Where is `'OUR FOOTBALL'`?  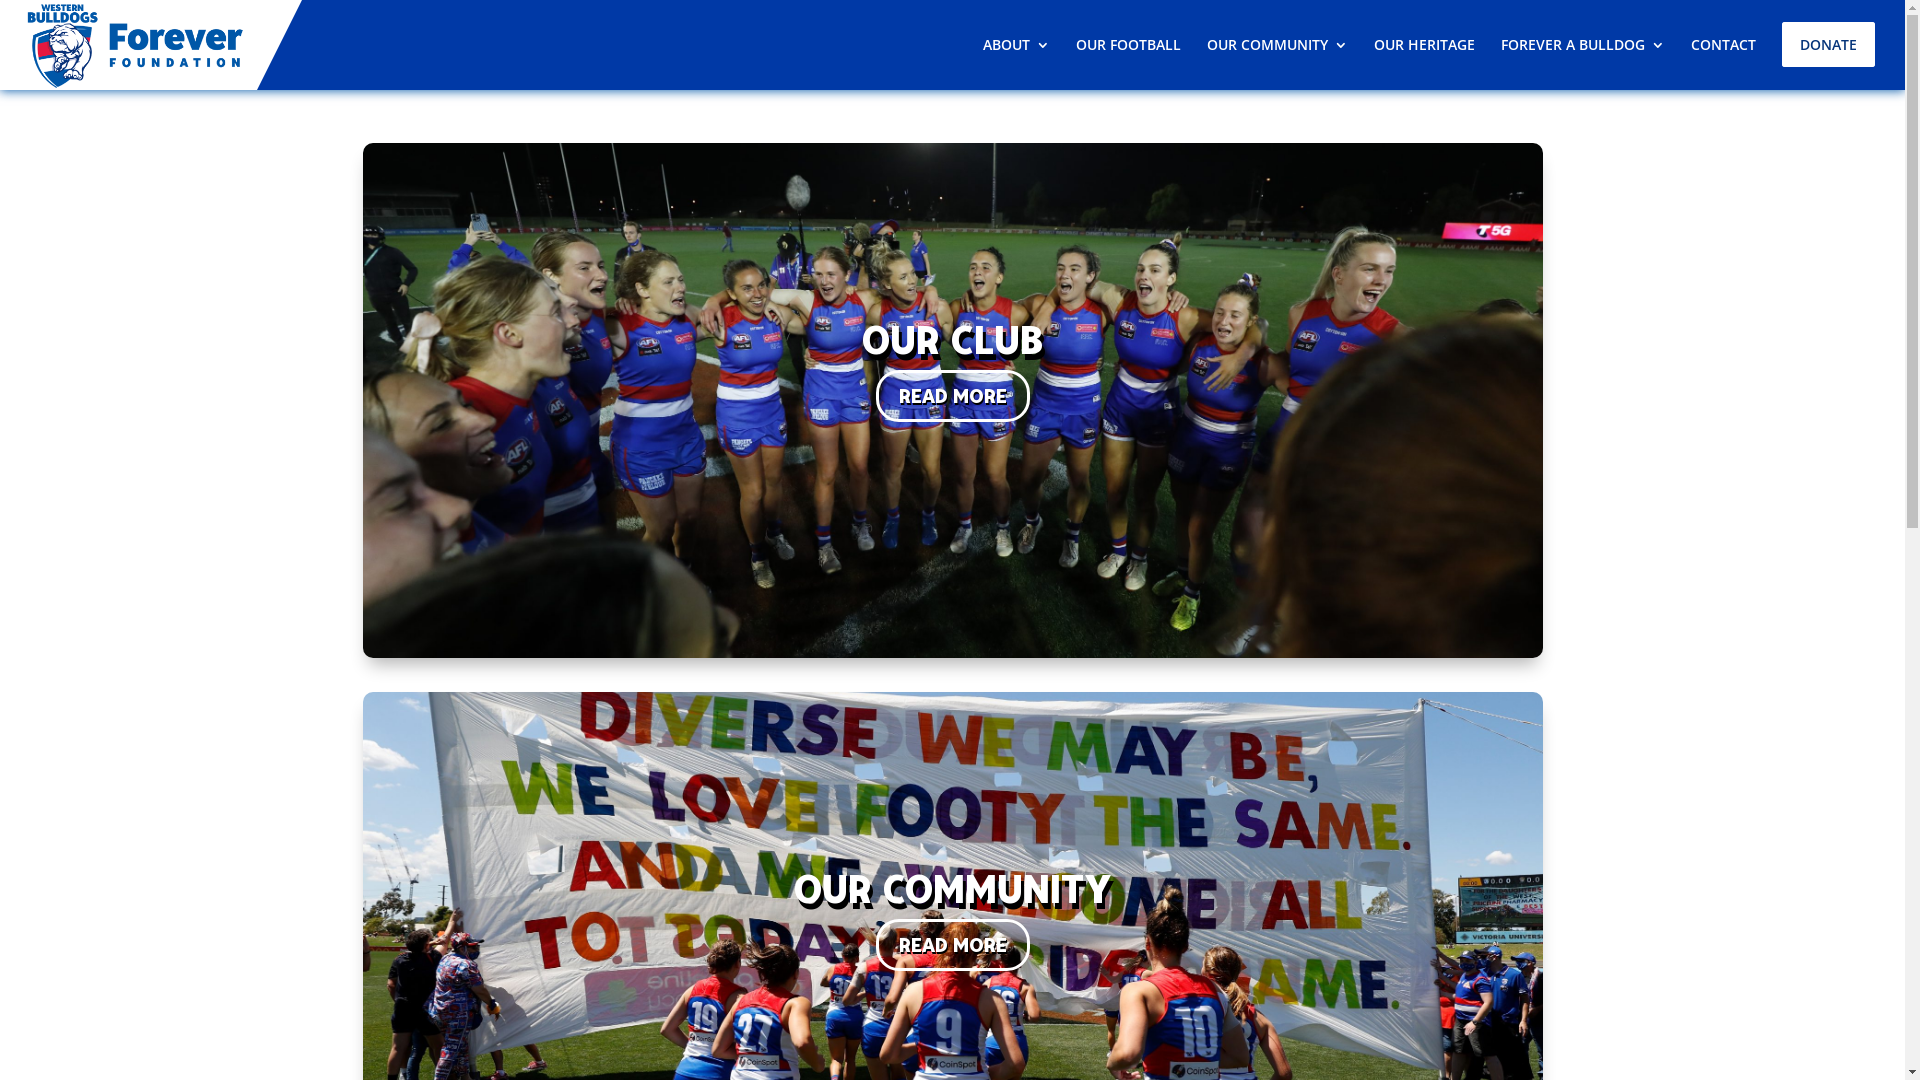 'OUR FOOTBALL' is located at coordinates (1128, 46).